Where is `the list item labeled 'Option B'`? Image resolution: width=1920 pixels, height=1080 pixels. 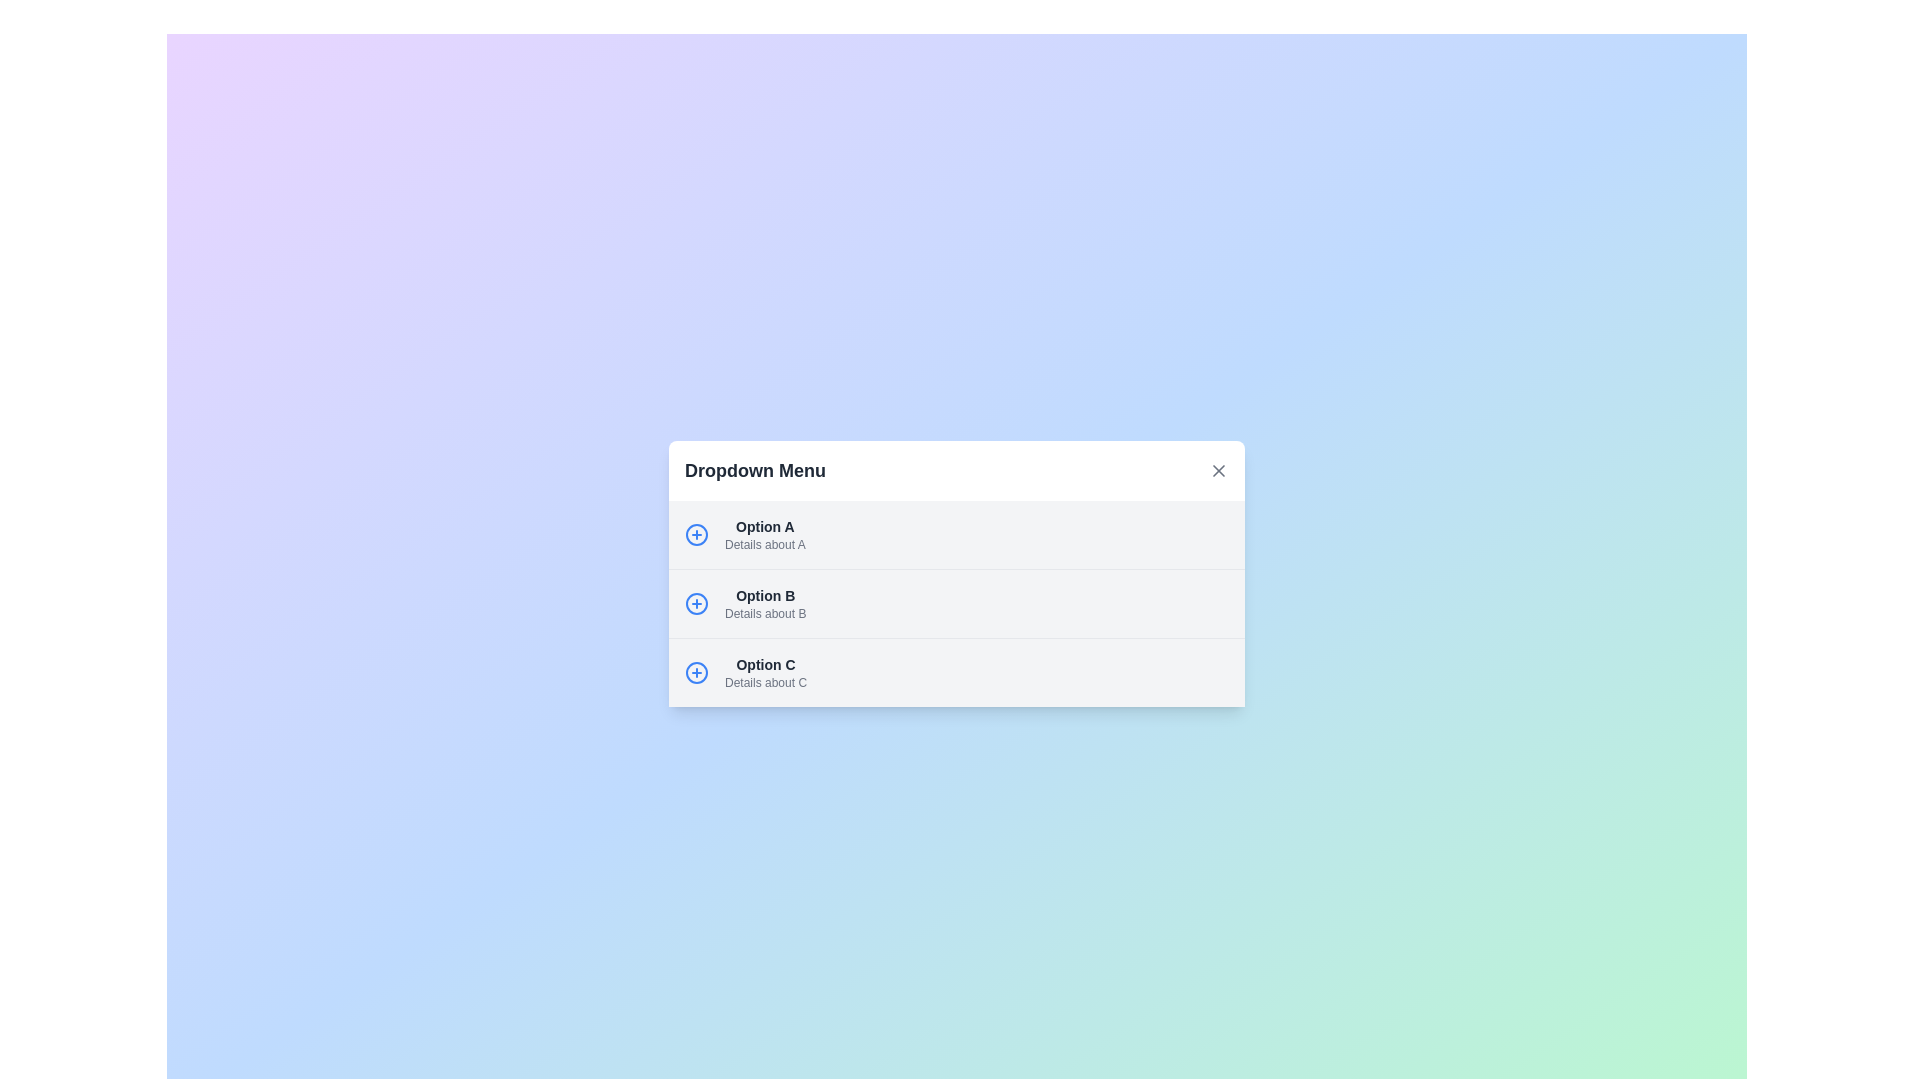
the list item labeled 'Option B' is located at coordinates (955, 603).